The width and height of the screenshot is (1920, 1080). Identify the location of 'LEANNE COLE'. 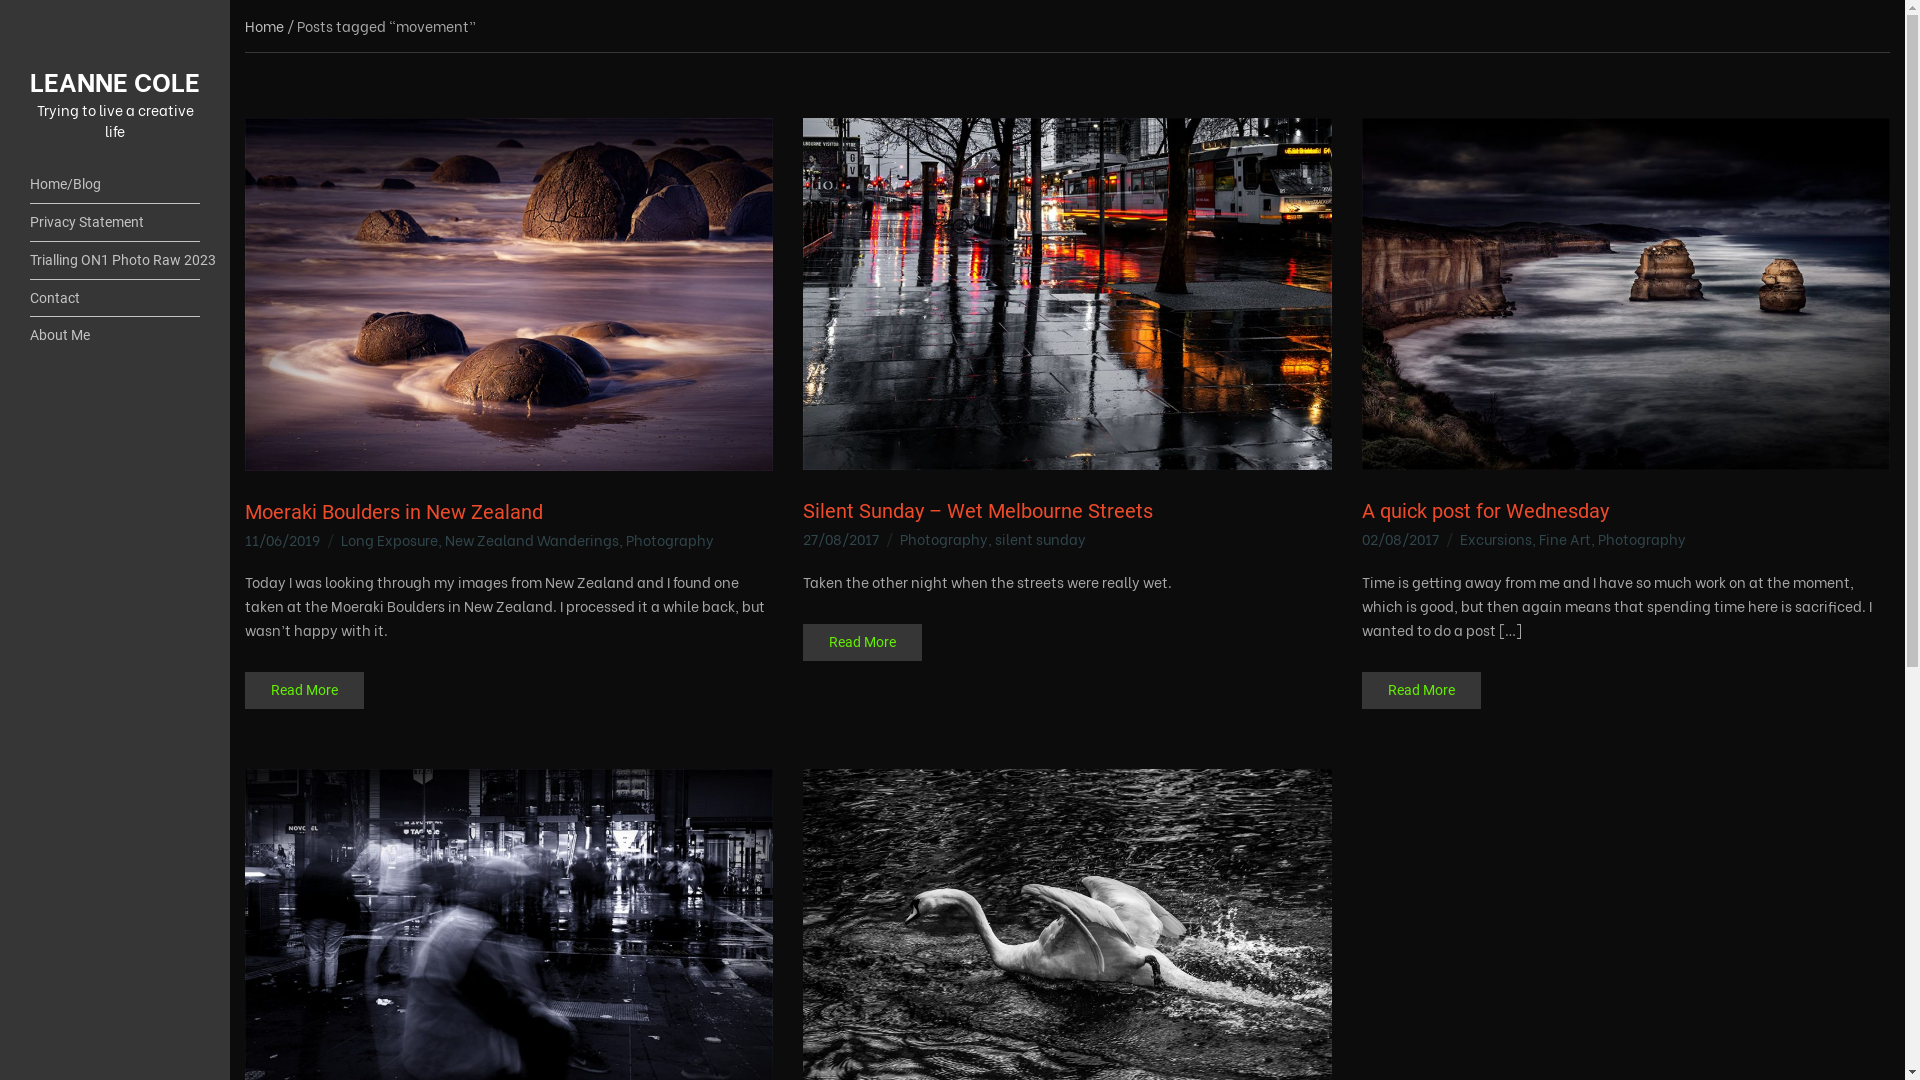
(114, 79).